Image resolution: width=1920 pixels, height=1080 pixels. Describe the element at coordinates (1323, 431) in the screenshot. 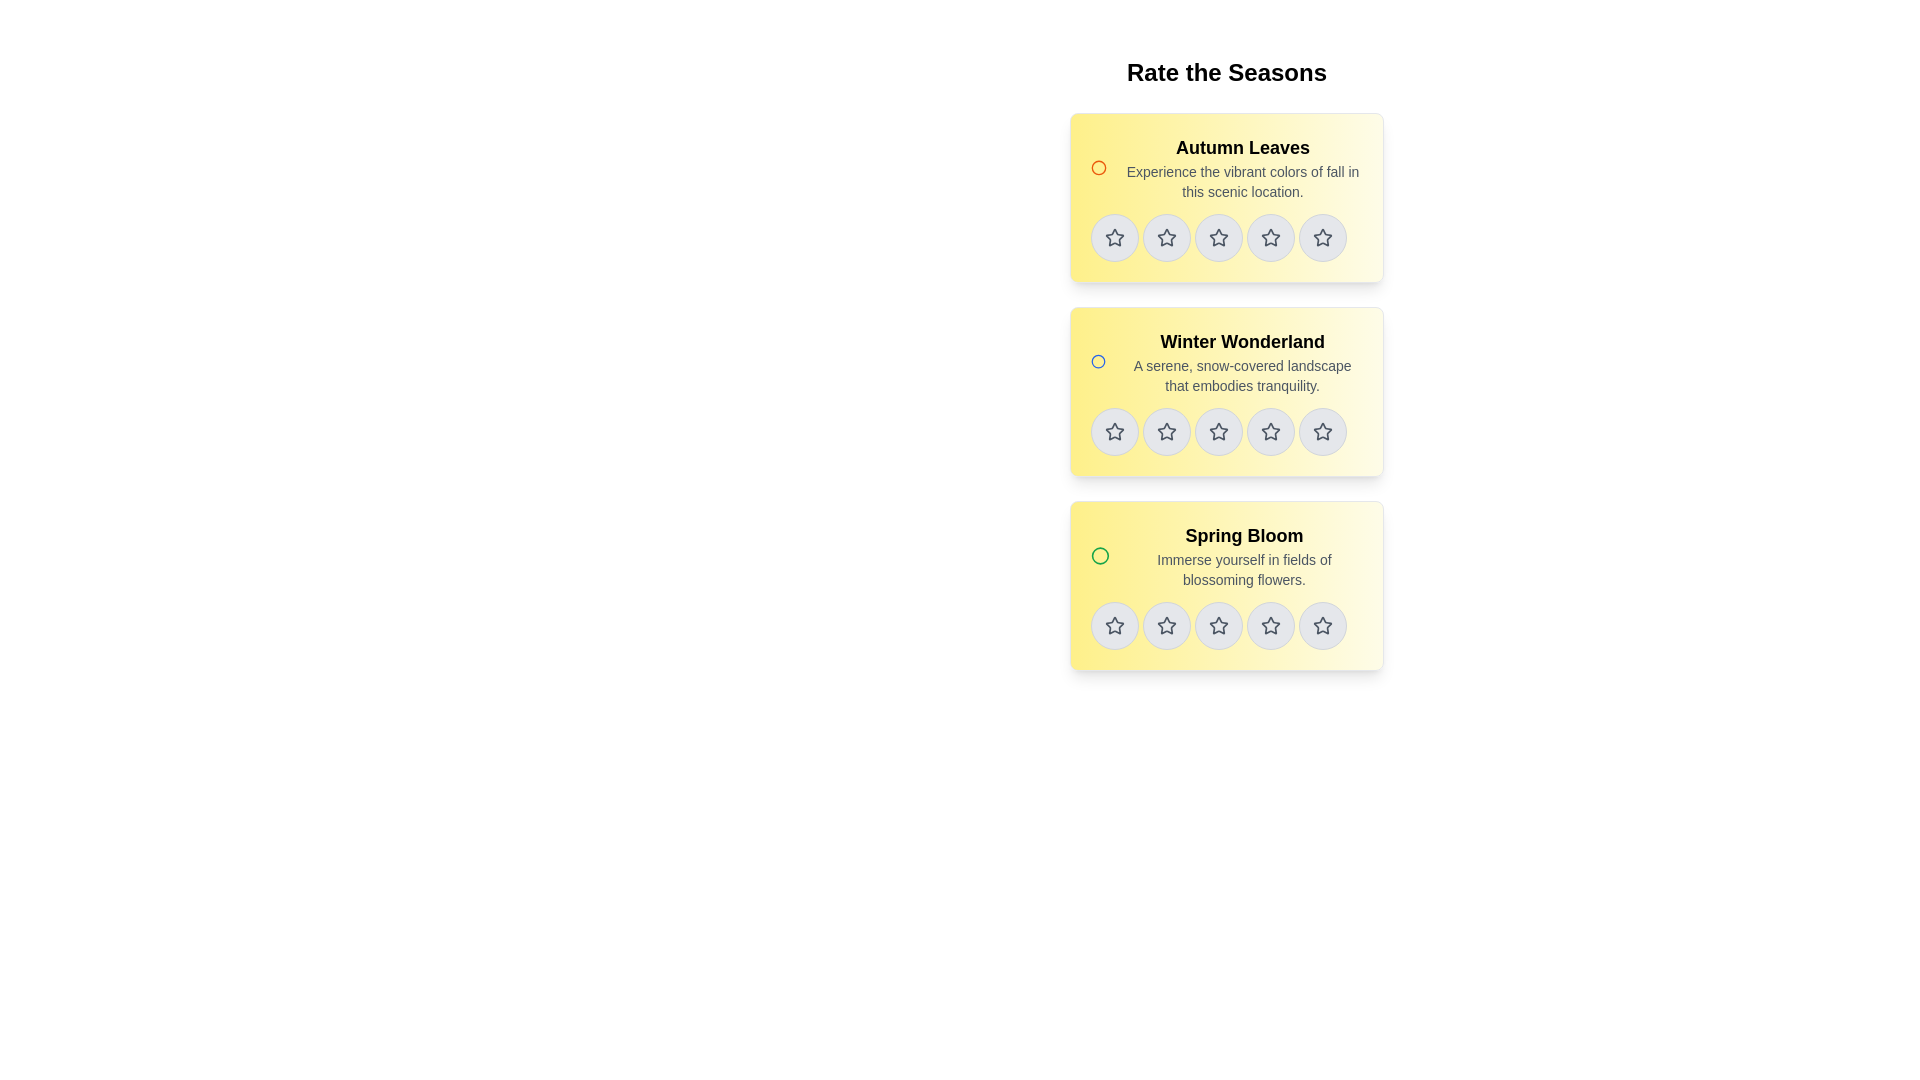

I see `the fourth star-shaped rating icon, which is outlined with a gray border and located under the 'Winter Wonderland' section` at that location.